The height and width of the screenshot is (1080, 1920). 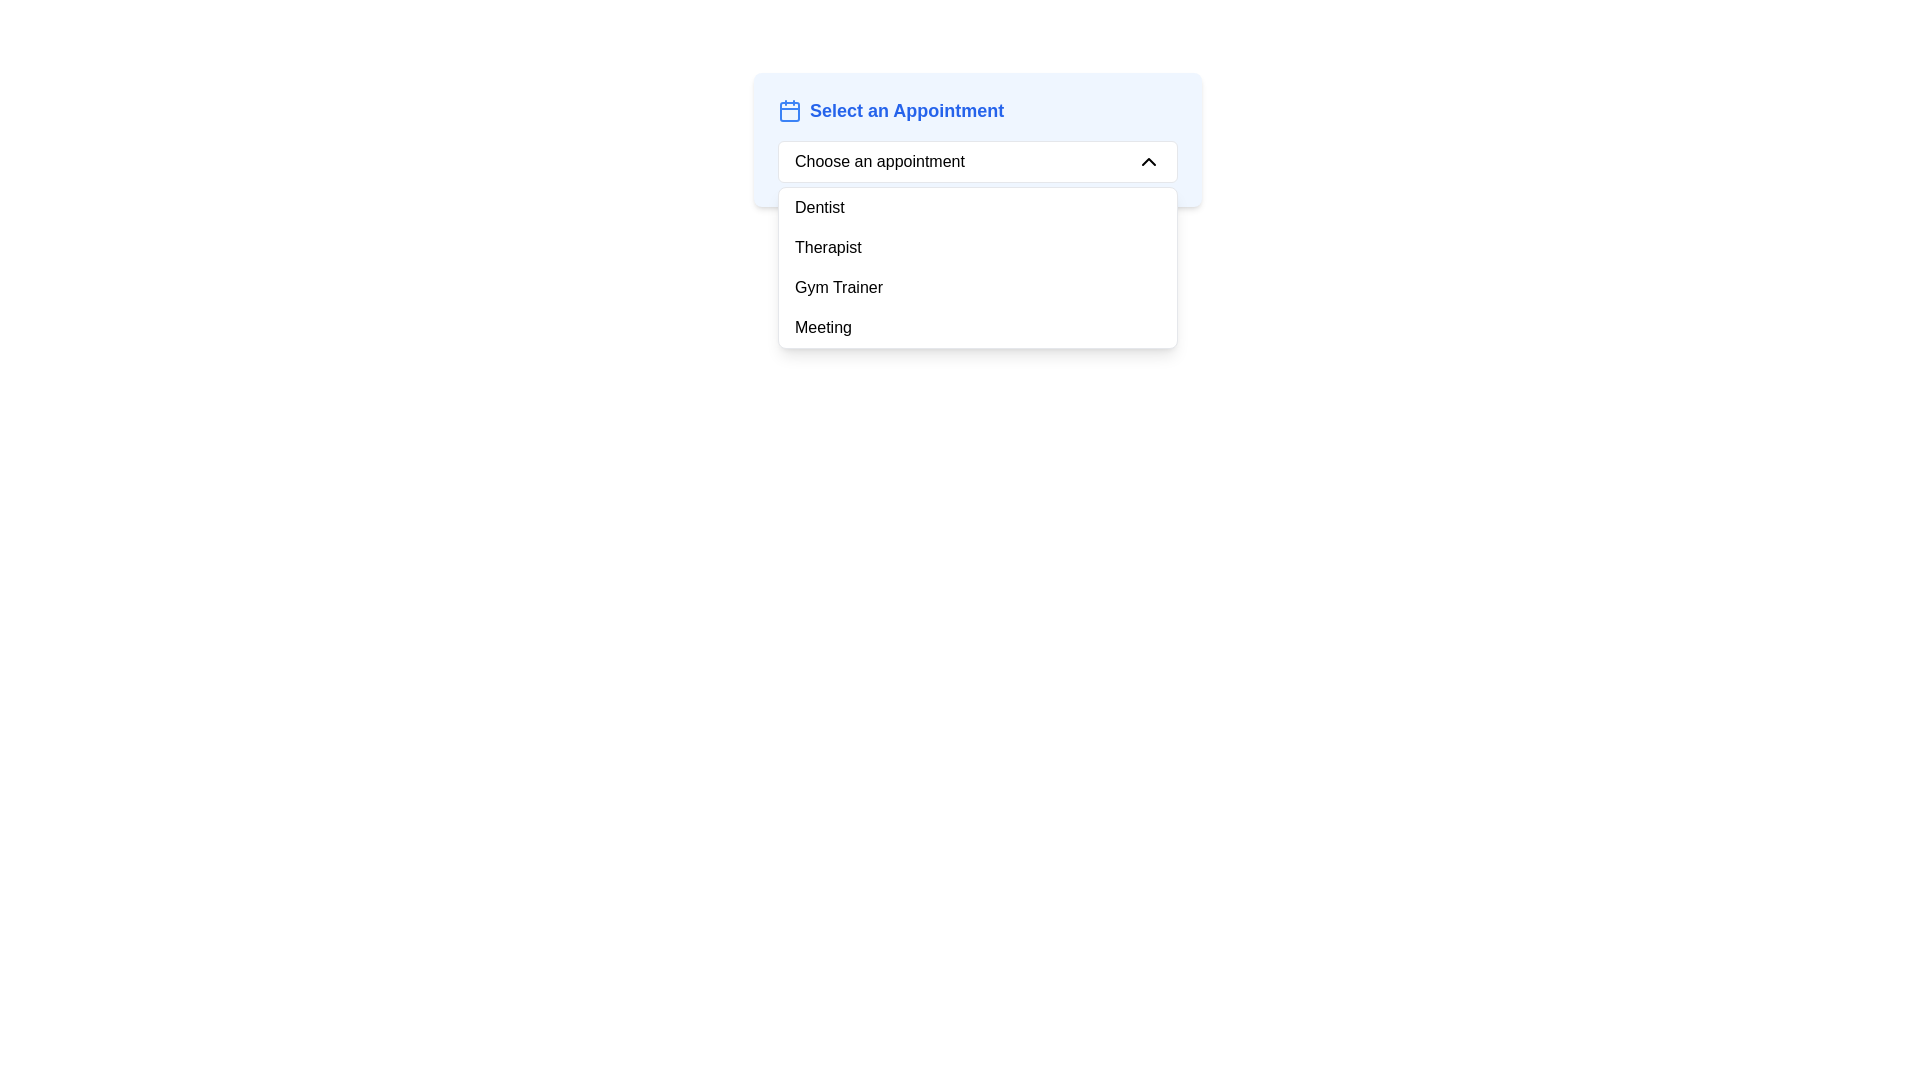 I want to click on the 'Therapist' menu item, which is the second option in the dropdown menu located below 'Dentist' and above 'Gym Trainer', so click(x=978, y=246).